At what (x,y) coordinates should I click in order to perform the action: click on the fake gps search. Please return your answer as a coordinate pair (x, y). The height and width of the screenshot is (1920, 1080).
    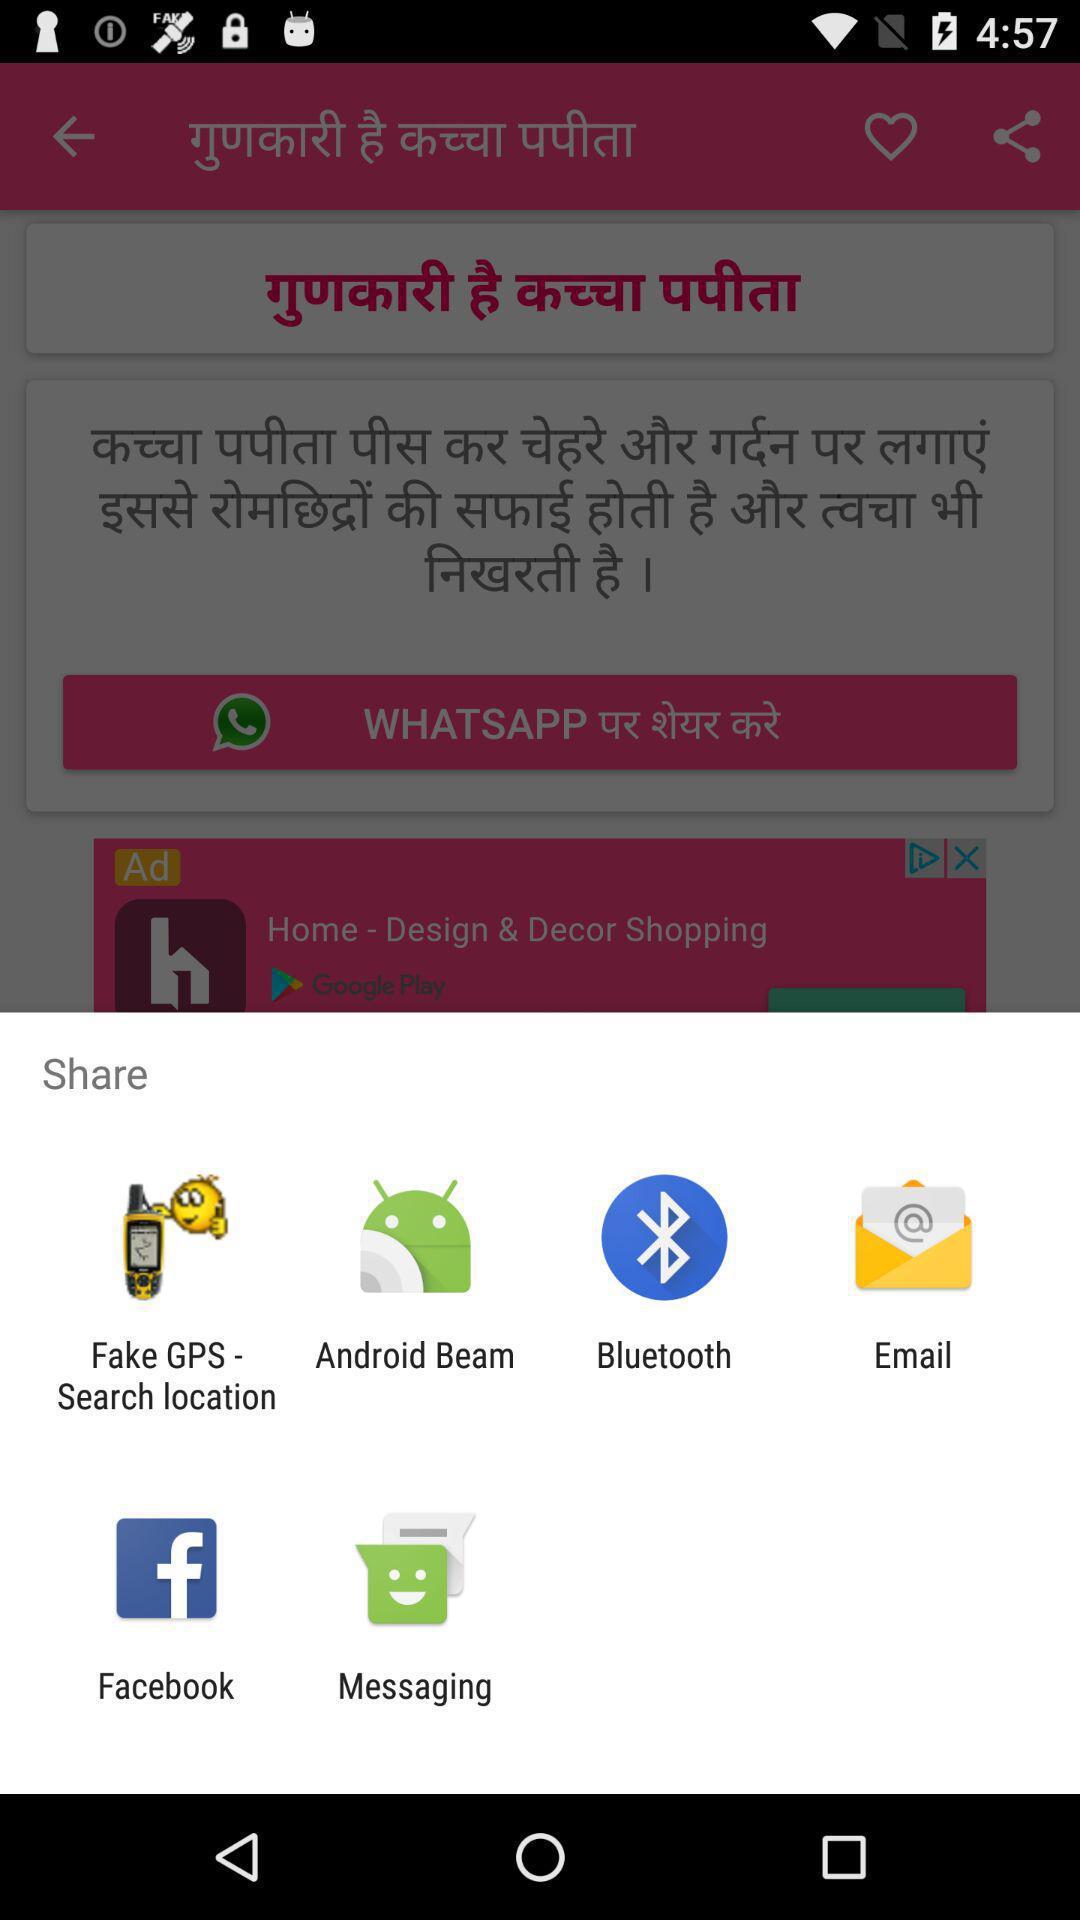
    Looking at the image, I should click on (165, 1374).